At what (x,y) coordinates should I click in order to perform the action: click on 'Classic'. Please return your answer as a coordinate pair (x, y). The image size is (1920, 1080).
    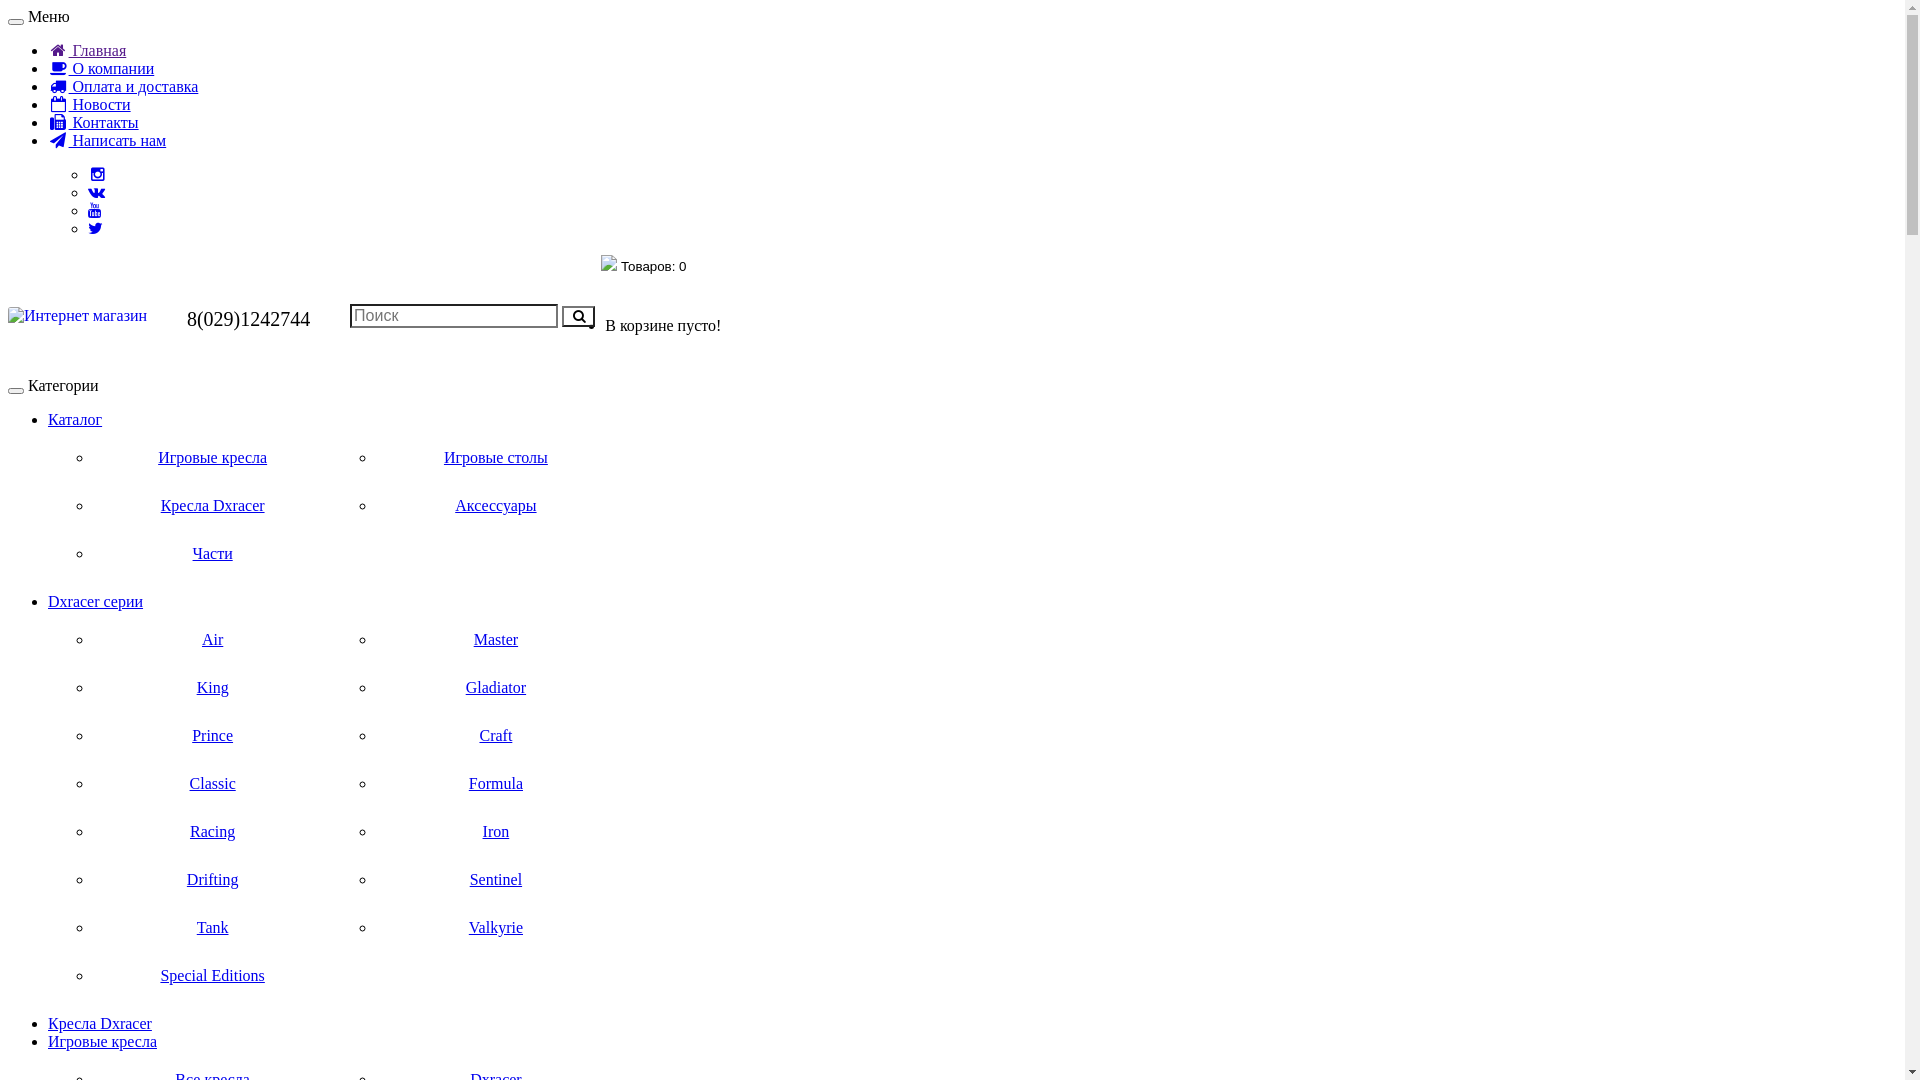
    Looking at the image, I should click on (212, 782).